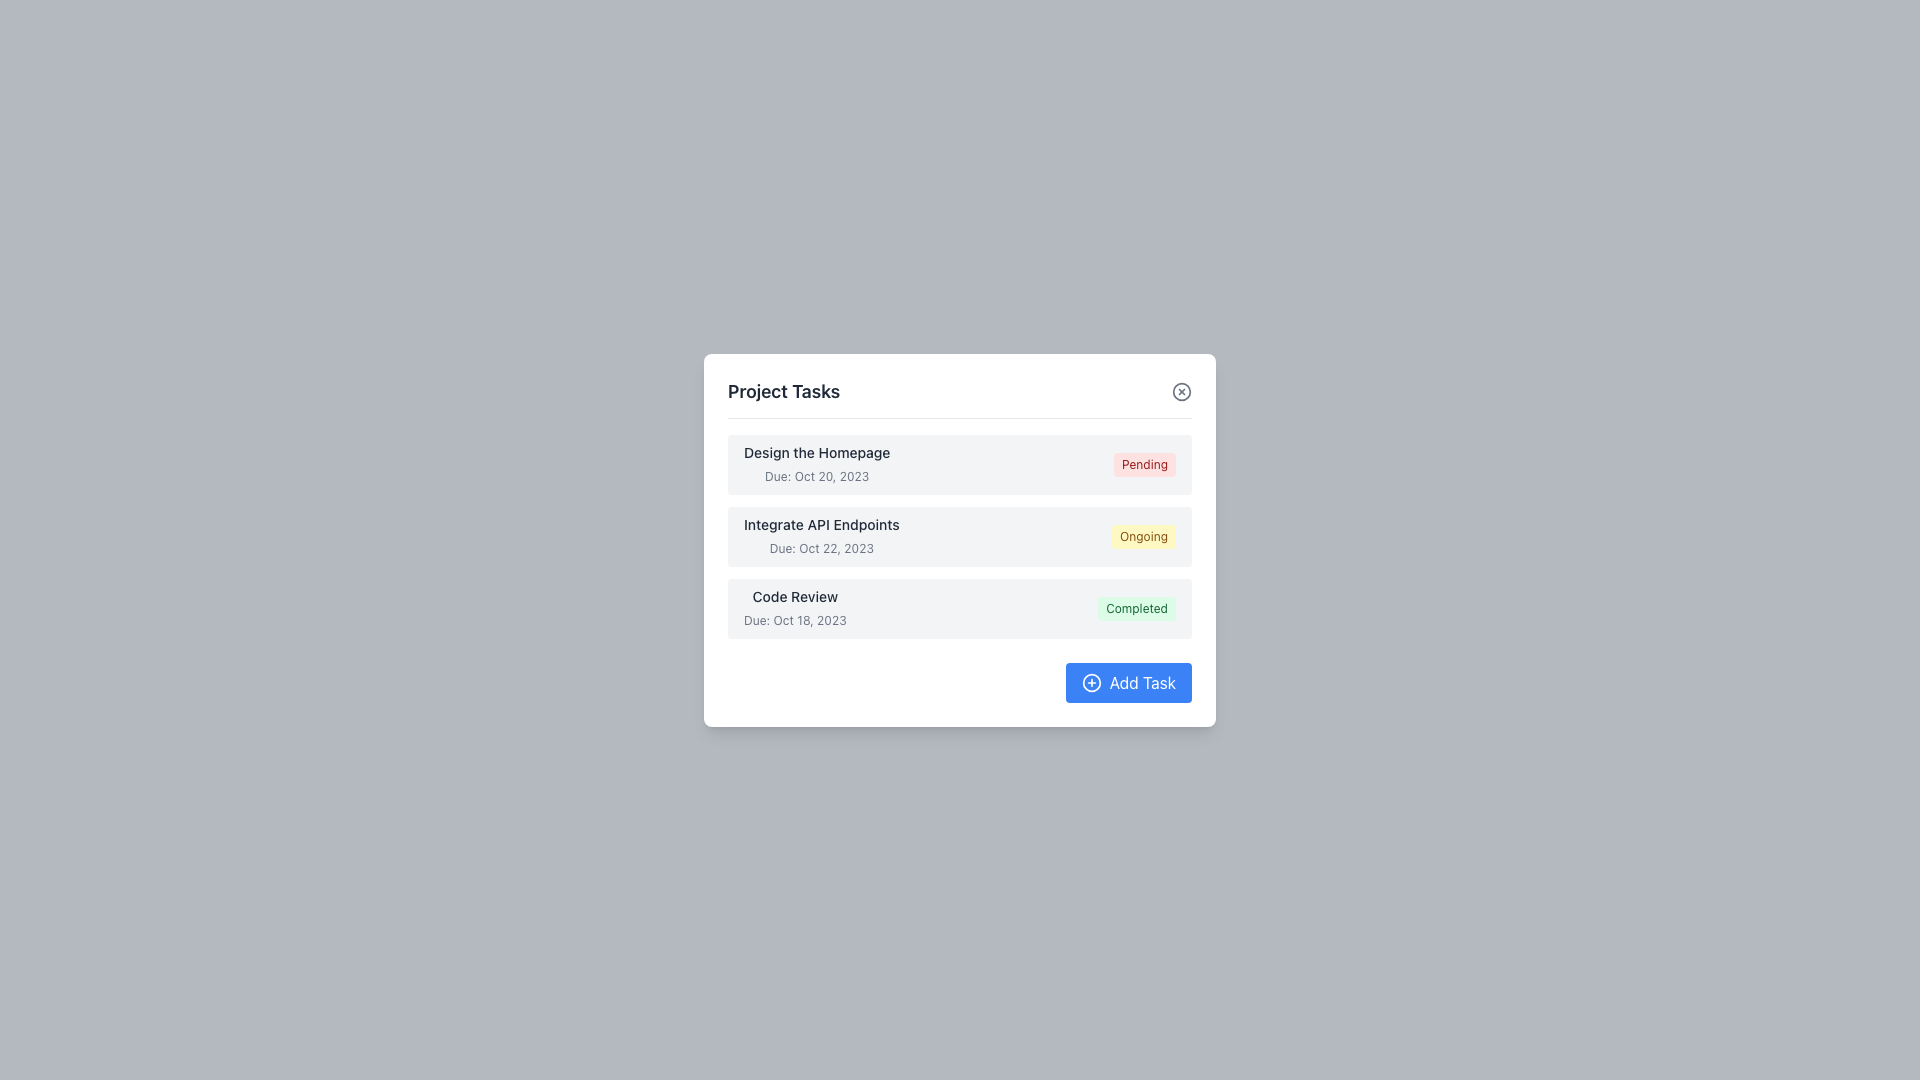 The width and height of the screenshot is (1920, 1080). Describe the element at coordinates (1181, 391) in the screenshot. I see `the circular close button icon located in the top-right corner of the 'Project Tasks' card, which is part of a minimalist design` at that location.